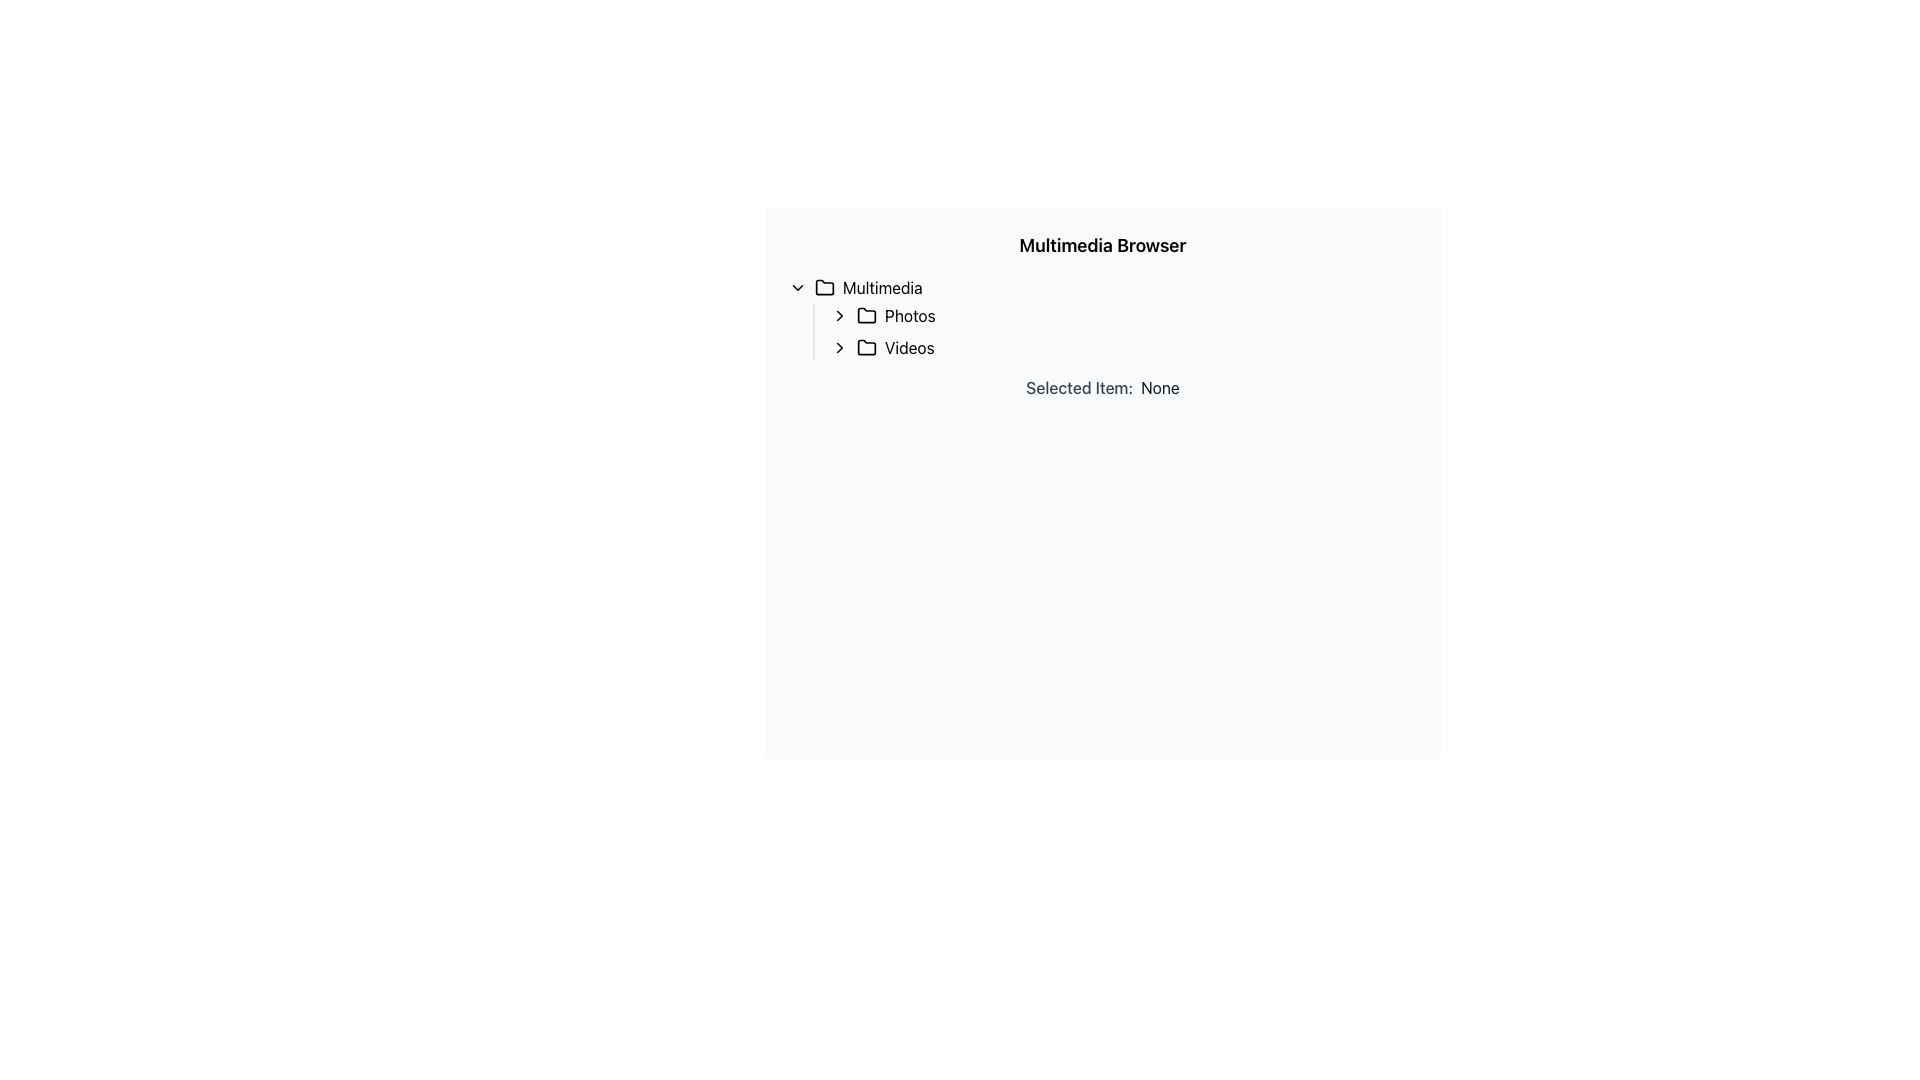  What do you see at coordinates (881, 288) in the screenshot?
I see `the 'Multimedia' text label which is located below the main header 'Multimedia Browser' and next to the expandable folder icon` at bounding box center [881, 288].